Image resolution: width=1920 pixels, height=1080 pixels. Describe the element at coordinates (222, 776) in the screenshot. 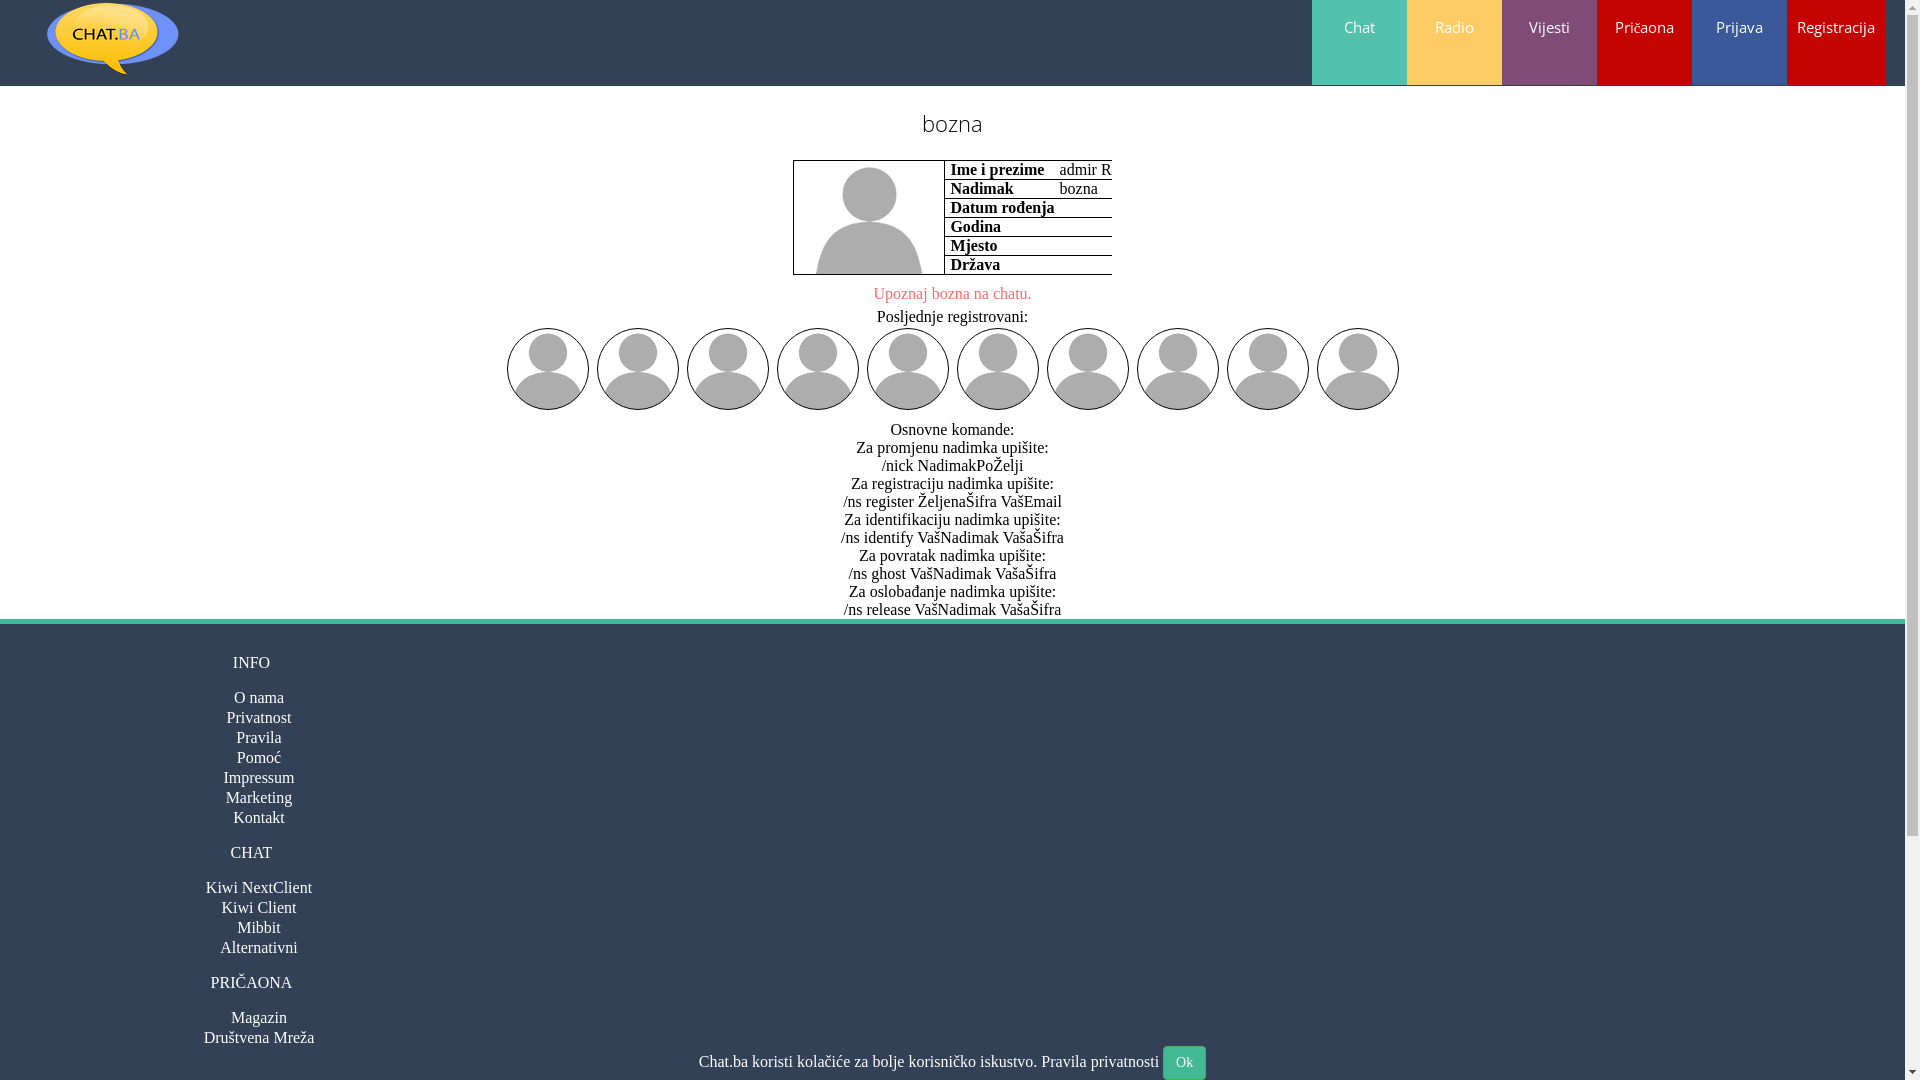

I see `'Impressum'` at that location.